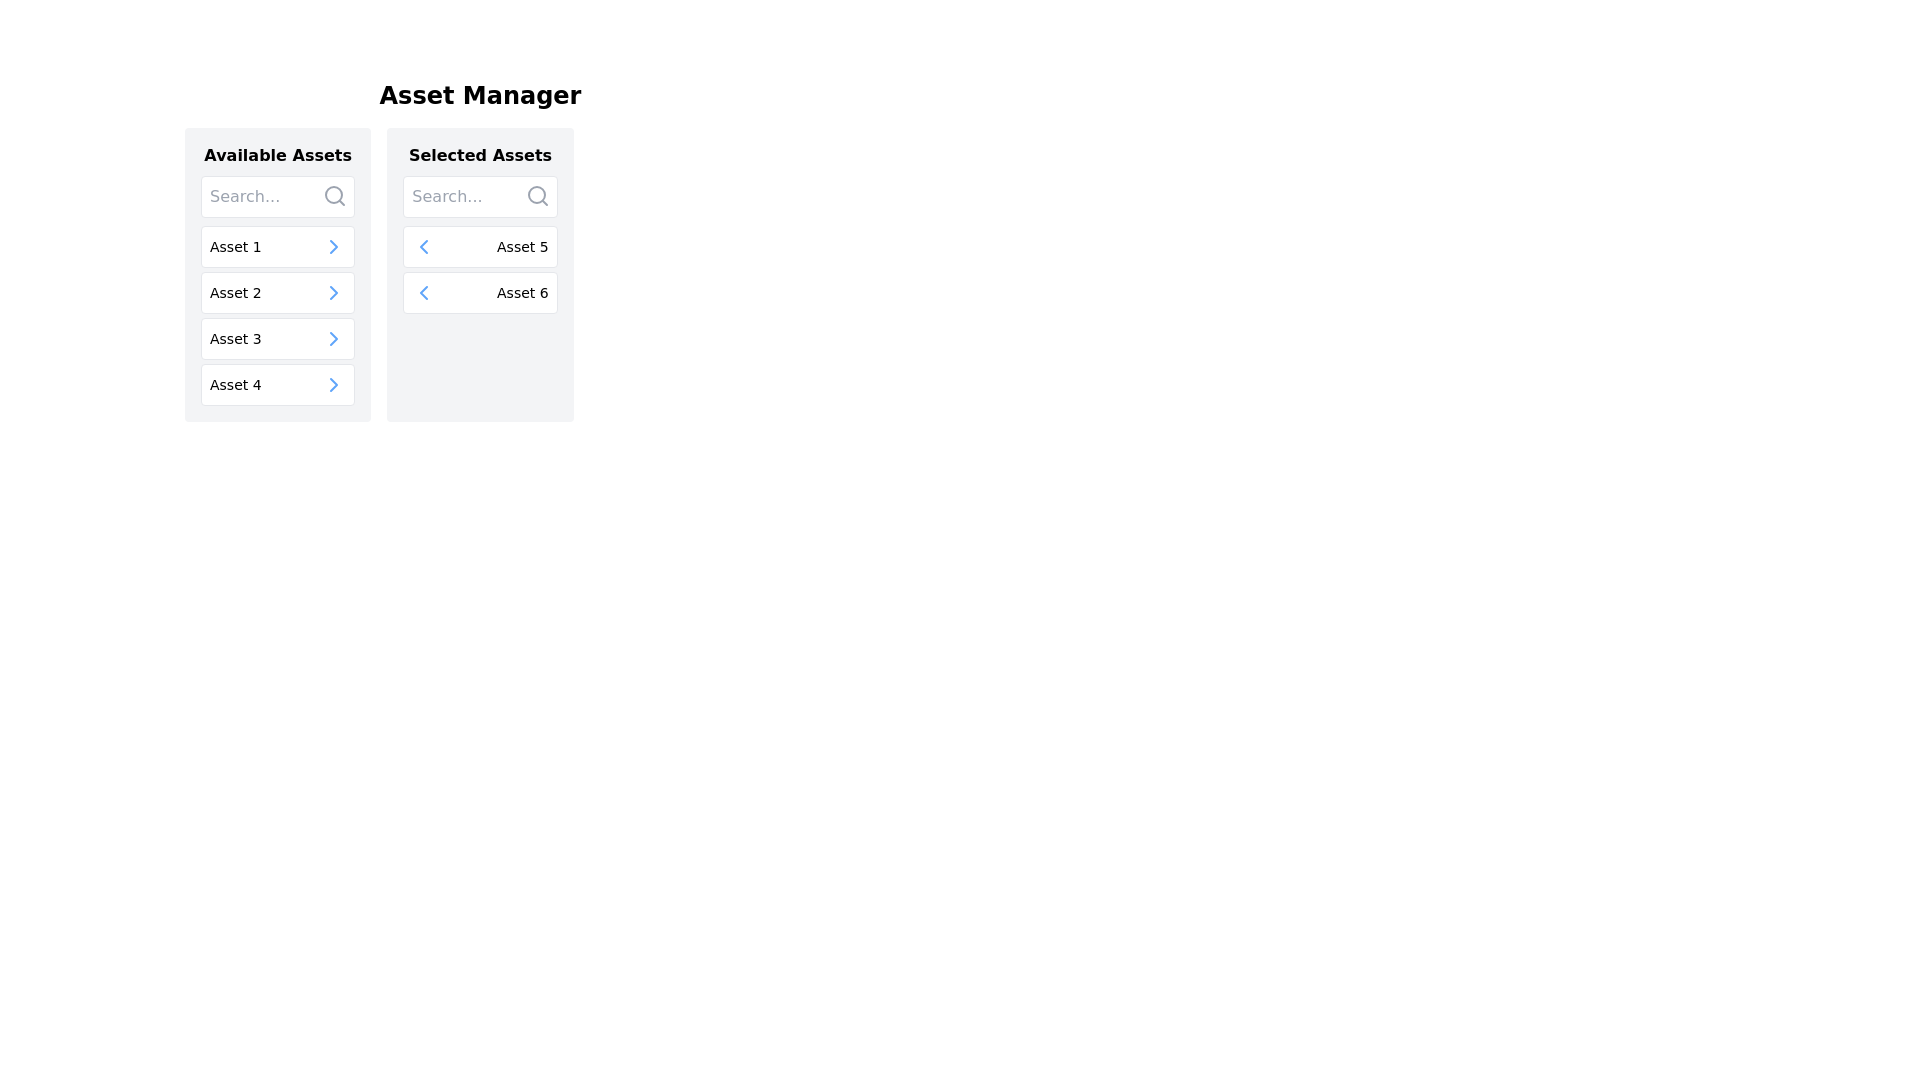 The image size is (1920, 1080). I want to click on the bright right-pointing chevron icon located to the right of the text 'Asset 4' in the 'Available Assets' panel, so click(334, 385).